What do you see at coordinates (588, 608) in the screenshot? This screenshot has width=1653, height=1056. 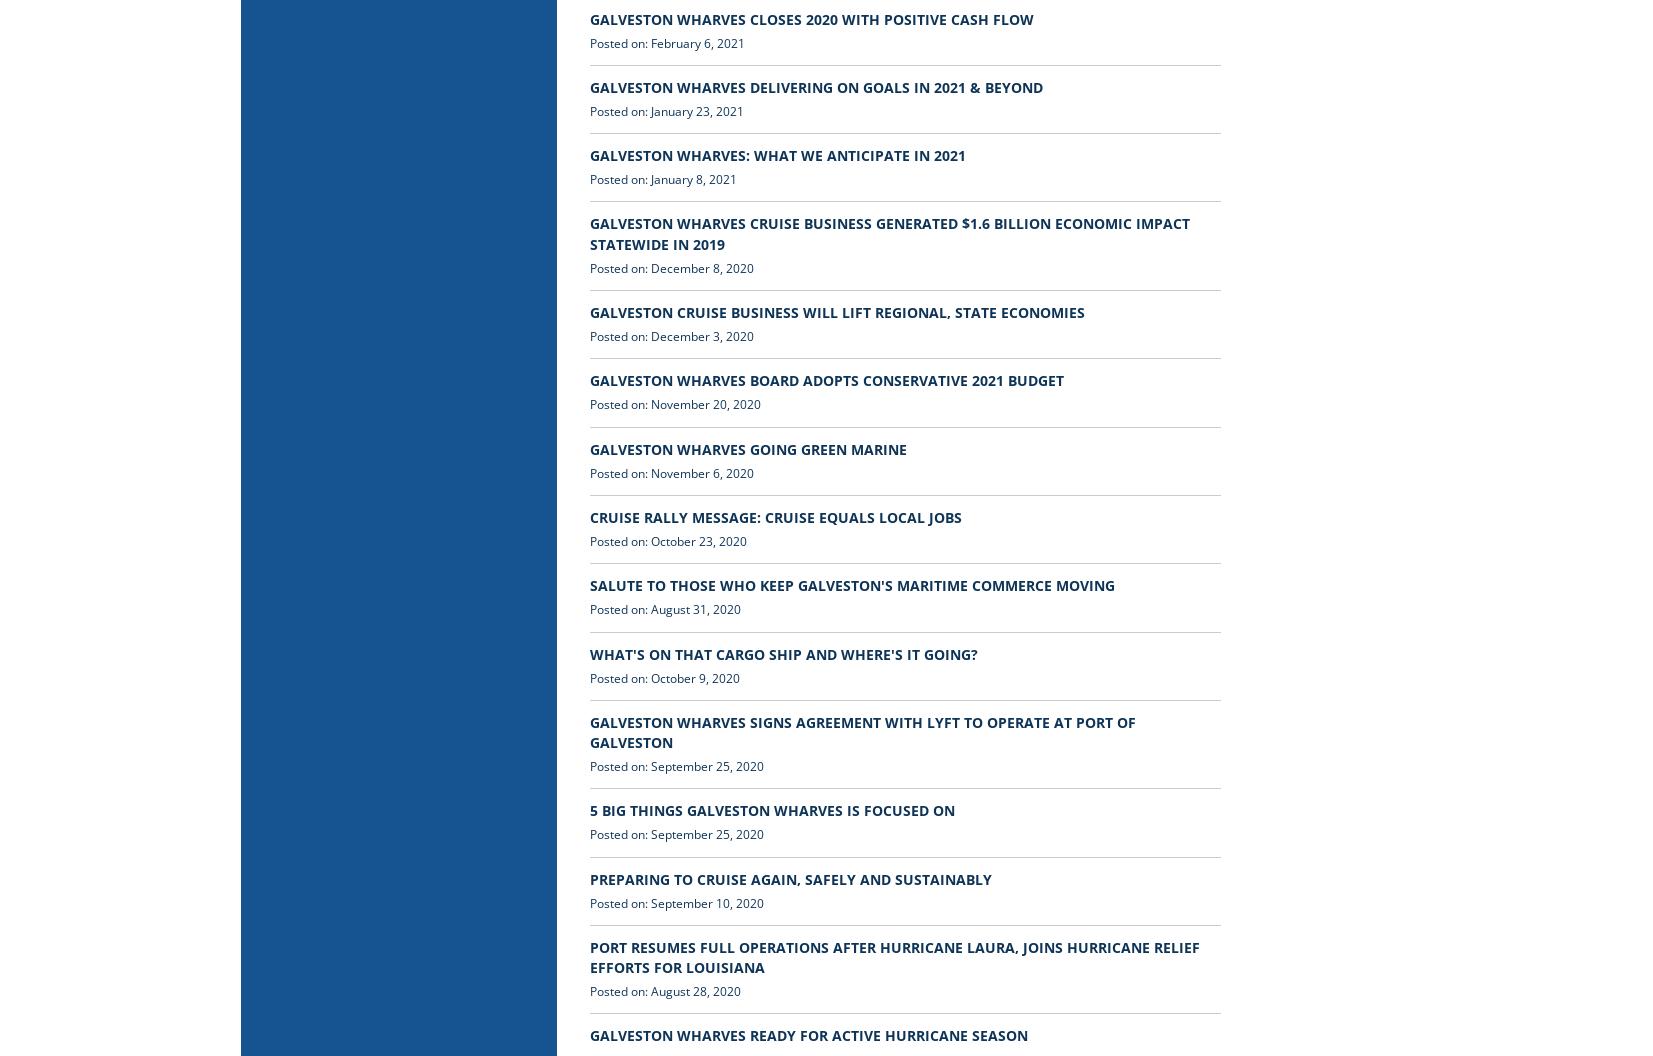 I see `'Posted on: August 31, 2020'` at bounding box center [588, 608].